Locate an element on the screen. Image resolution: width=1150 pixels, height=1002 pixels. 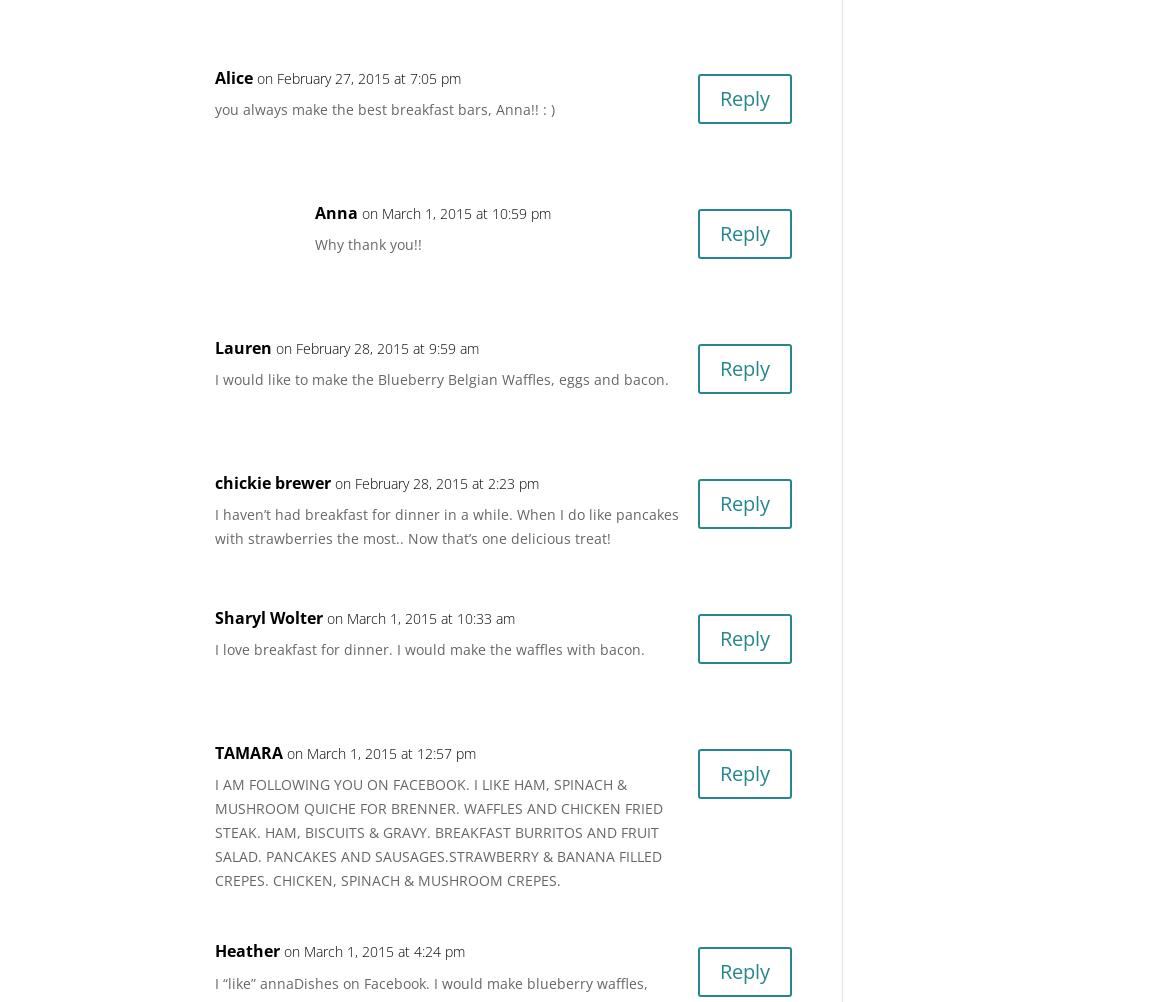
'on March 1, 2015 at 10:33 am' is located at coordinates (421, 616).